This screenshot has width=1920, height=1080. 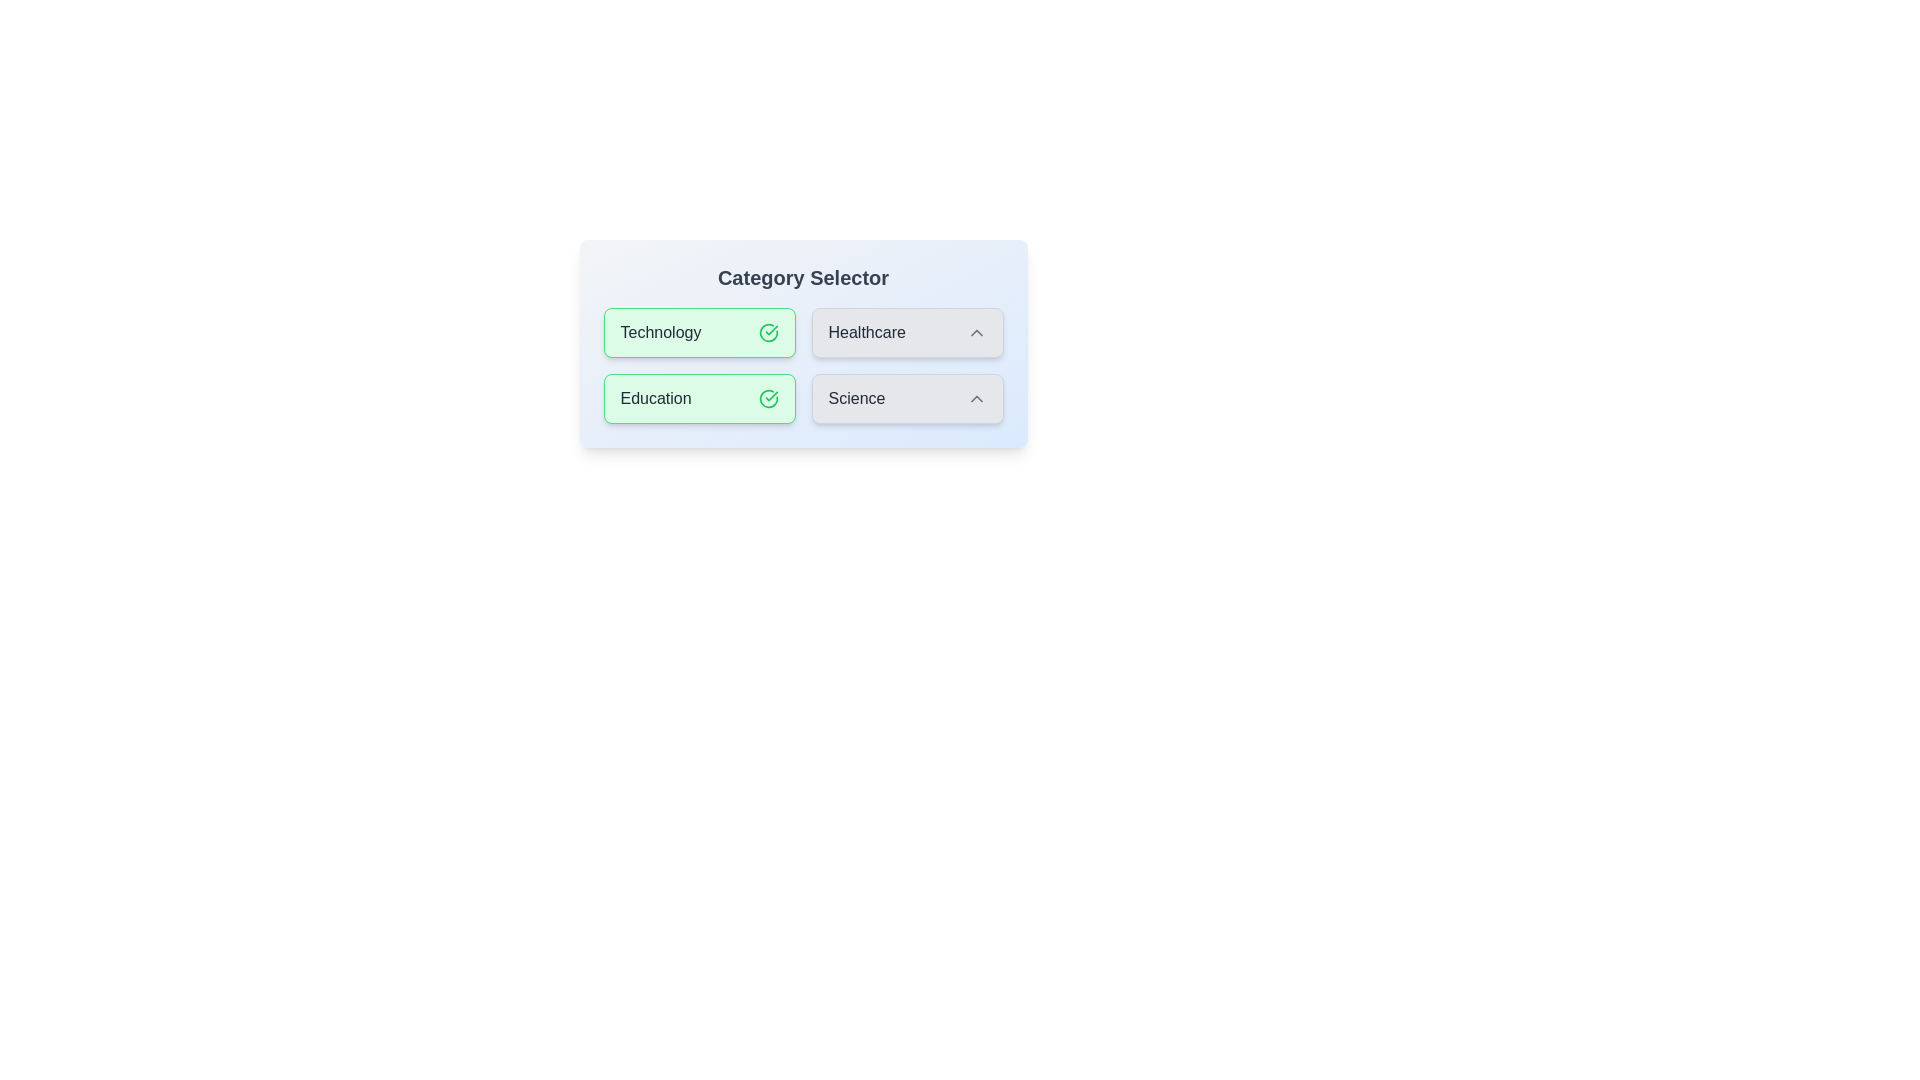 I want to click on the category Education to observe the hover effect, so click(x=699, y=398).